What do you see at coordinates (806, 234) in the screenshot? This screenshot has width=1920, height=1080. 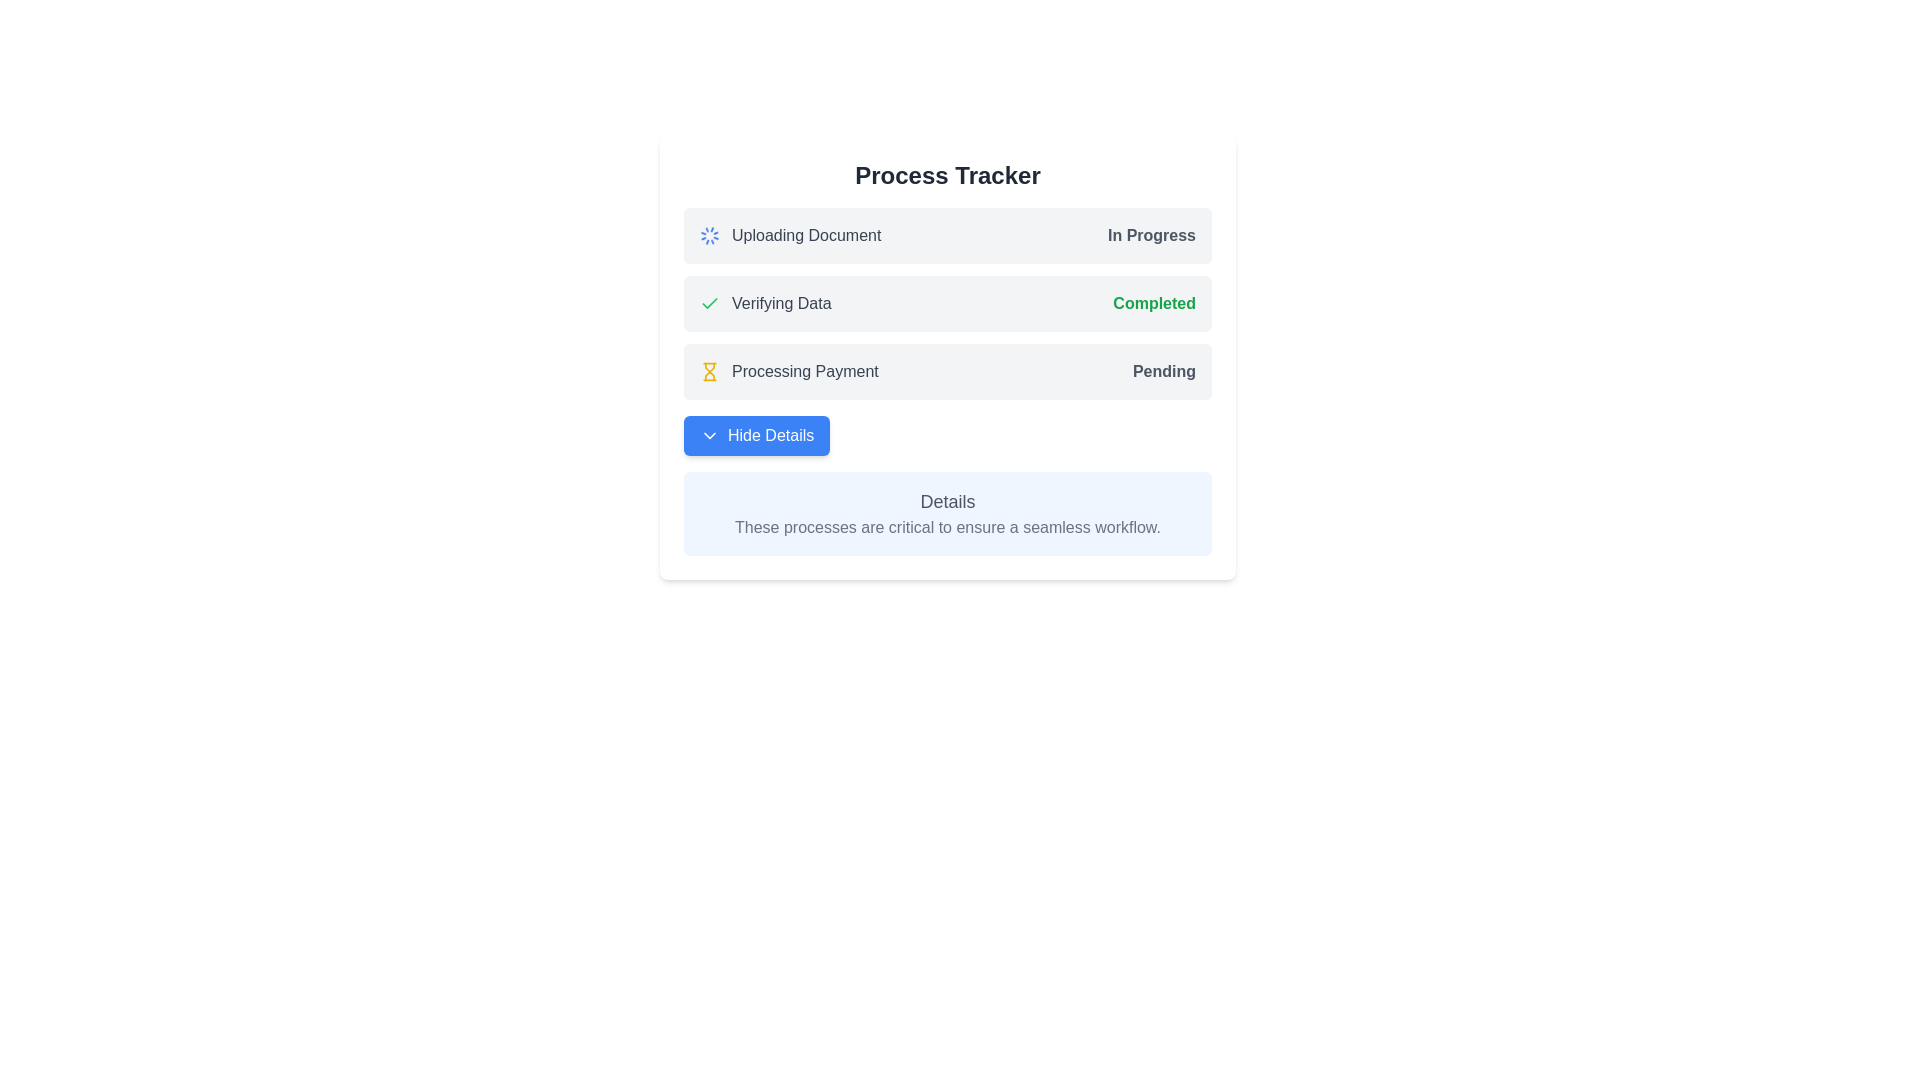 I see `the status update displayed in the Text Label located to the right of the spinning loader icon within the 'Process Tracker' card layout` at bounding box center [806, 234].